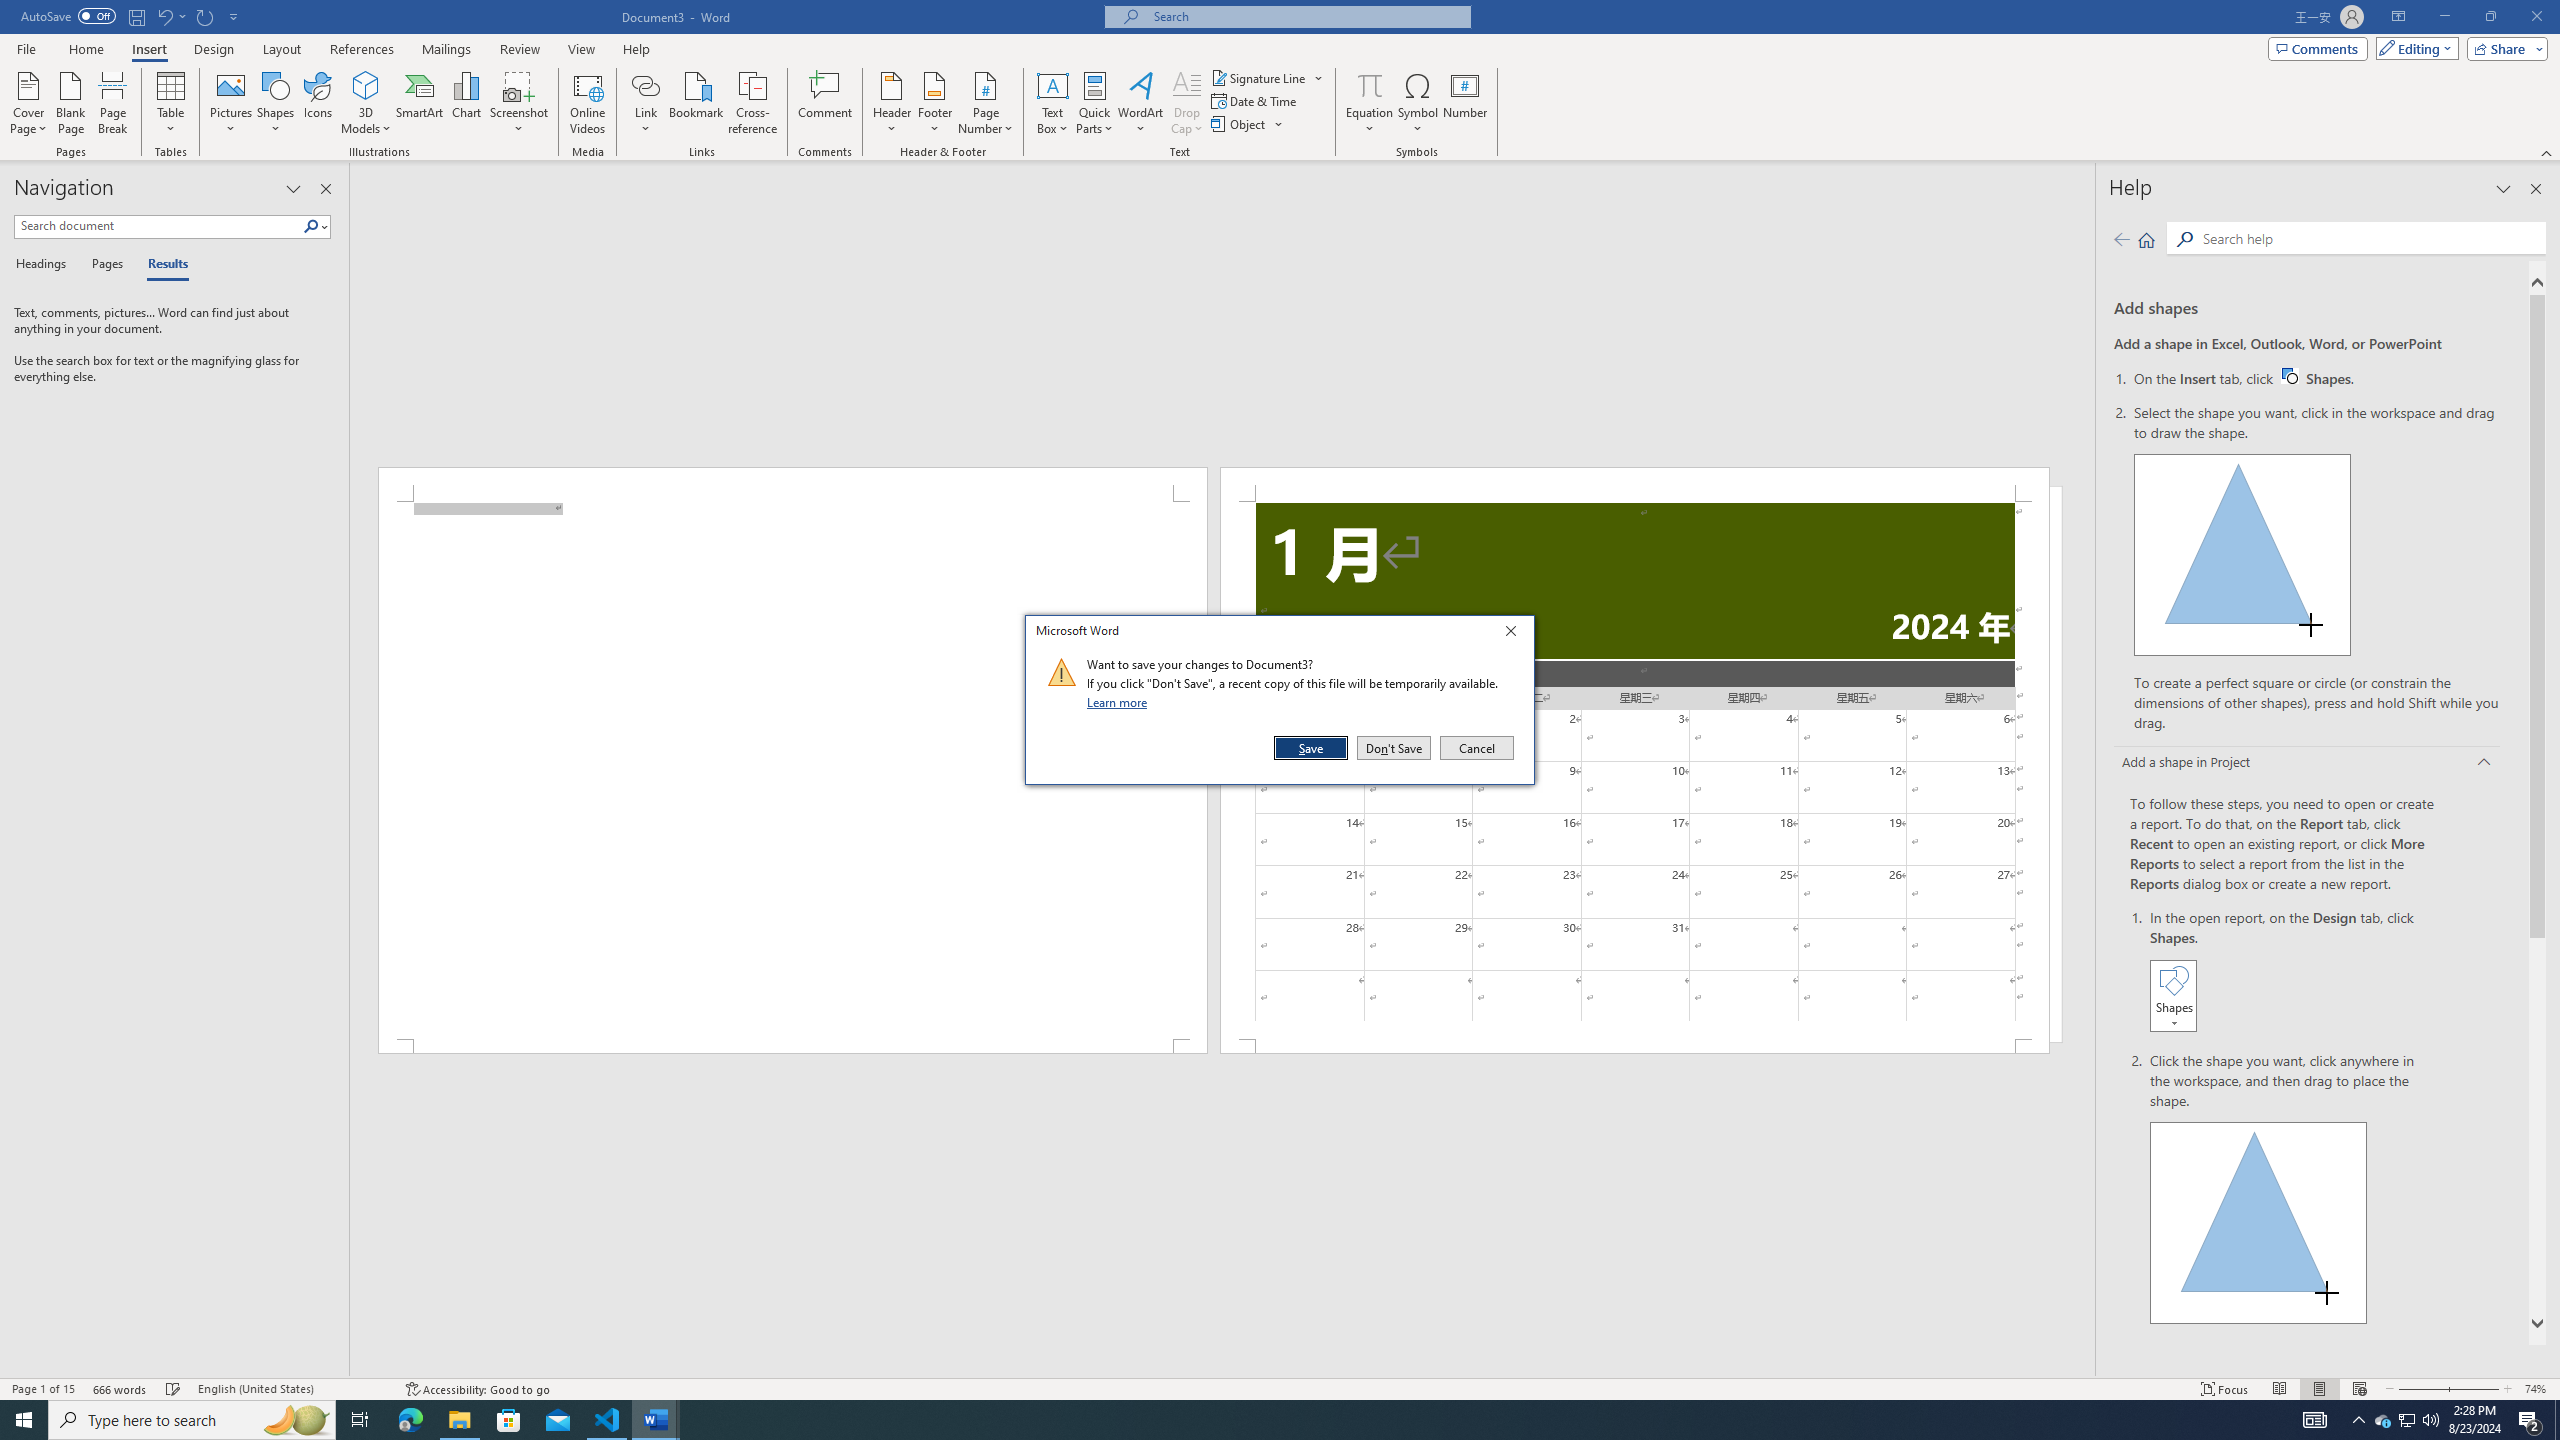 The image size is (2560, 1440). What do you see at coordinates (358, 1418) in the screenshot?
I see `'Task View'` at bounding box center [358, 1418].